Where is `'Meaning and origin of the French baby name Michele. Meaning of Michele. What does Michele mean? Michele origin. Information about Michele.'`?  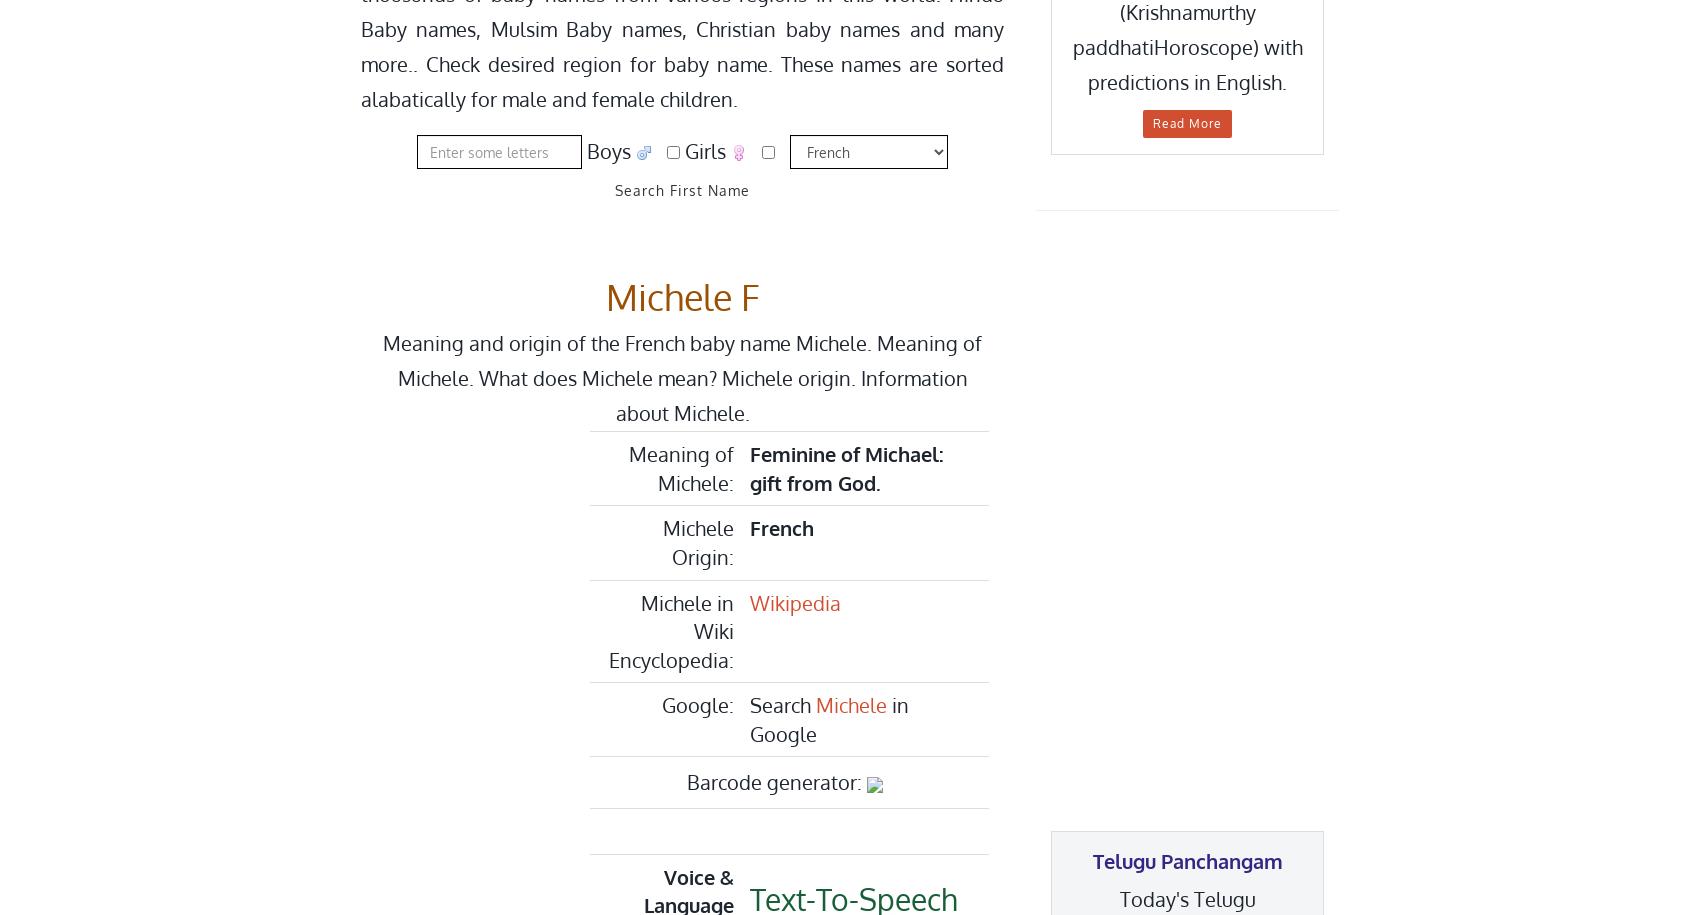 'Meaning and origin of the French baby name Michele. Meaning of Michele. What does Michele mean? Michele origin. Information about Michele.' is located at coordinates (682, 376).